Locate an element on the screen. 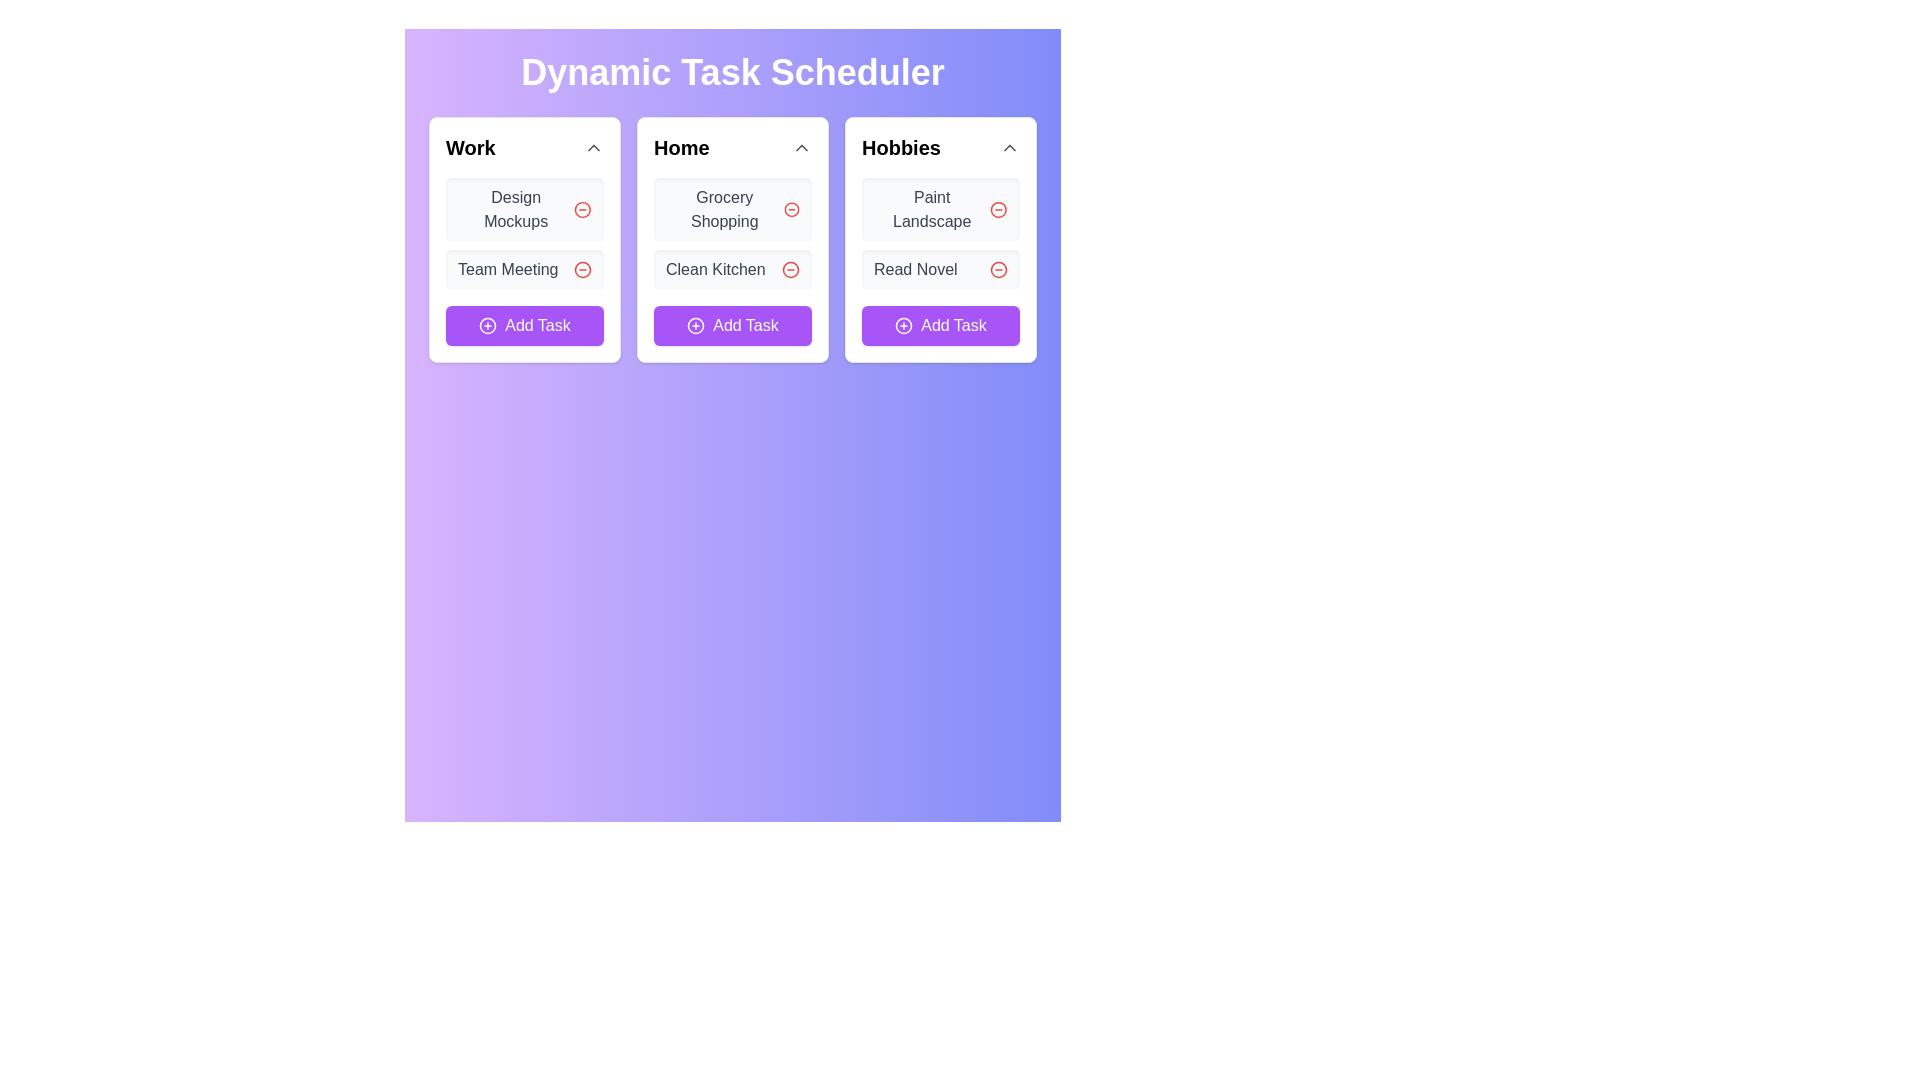 The width and height of the screenshot is (1920, 1080). the task entry component labeled 'Clean Kitchen' is located at coordinates (732, 270).